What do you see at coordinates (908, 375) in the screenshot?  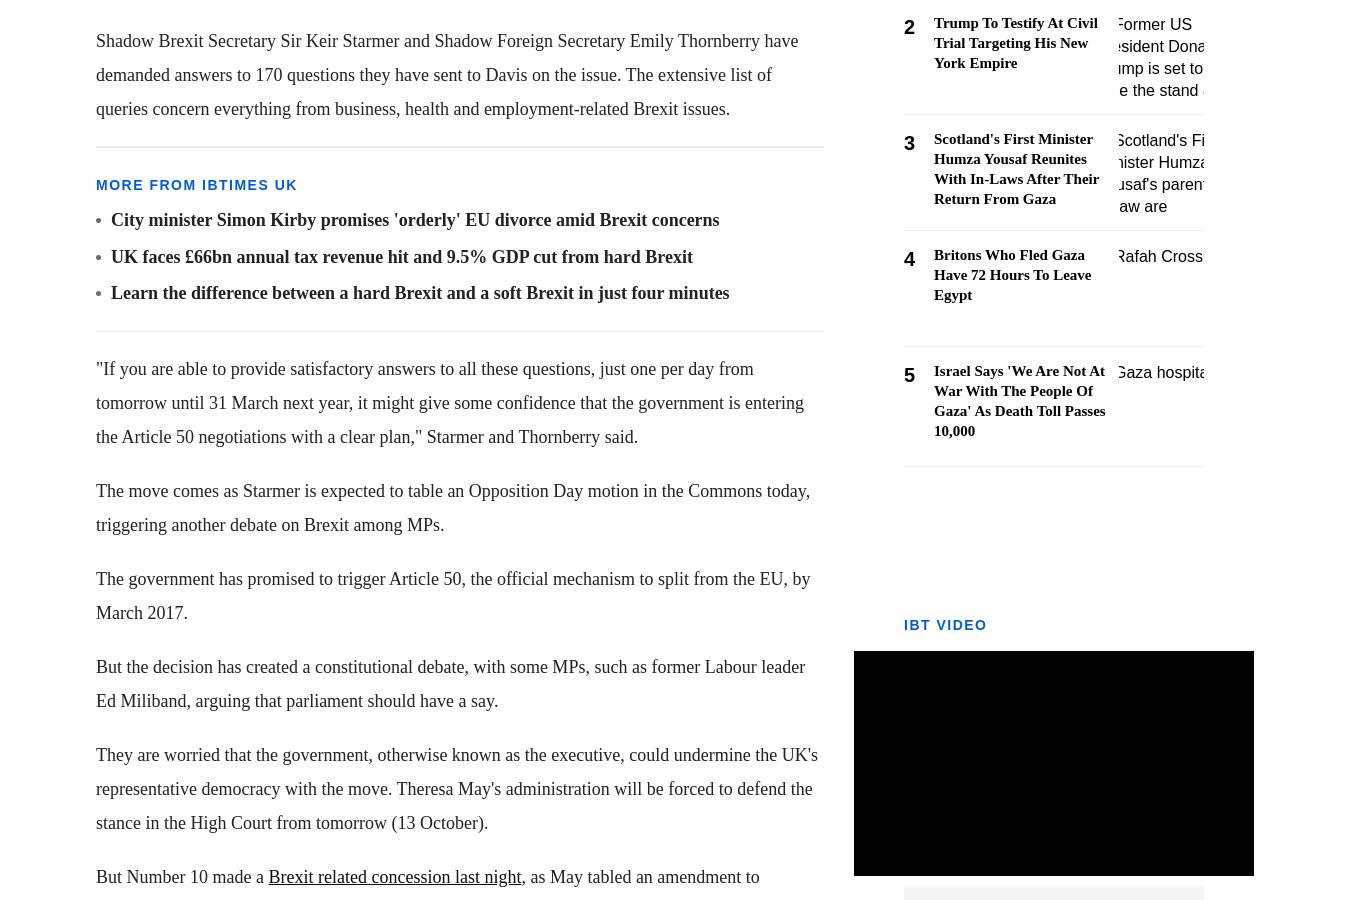 I see `'5'` at bounding box center [908, 375].